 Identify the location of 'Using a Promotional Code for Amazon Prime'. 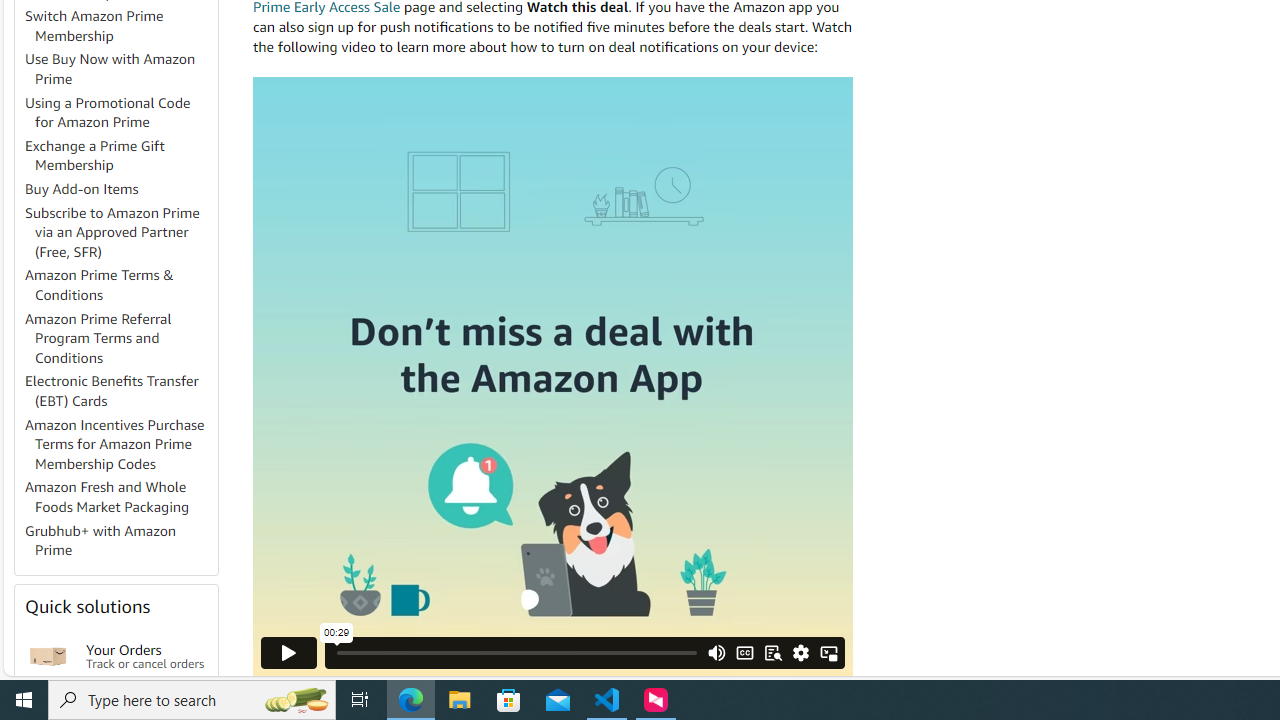
(107, 112).